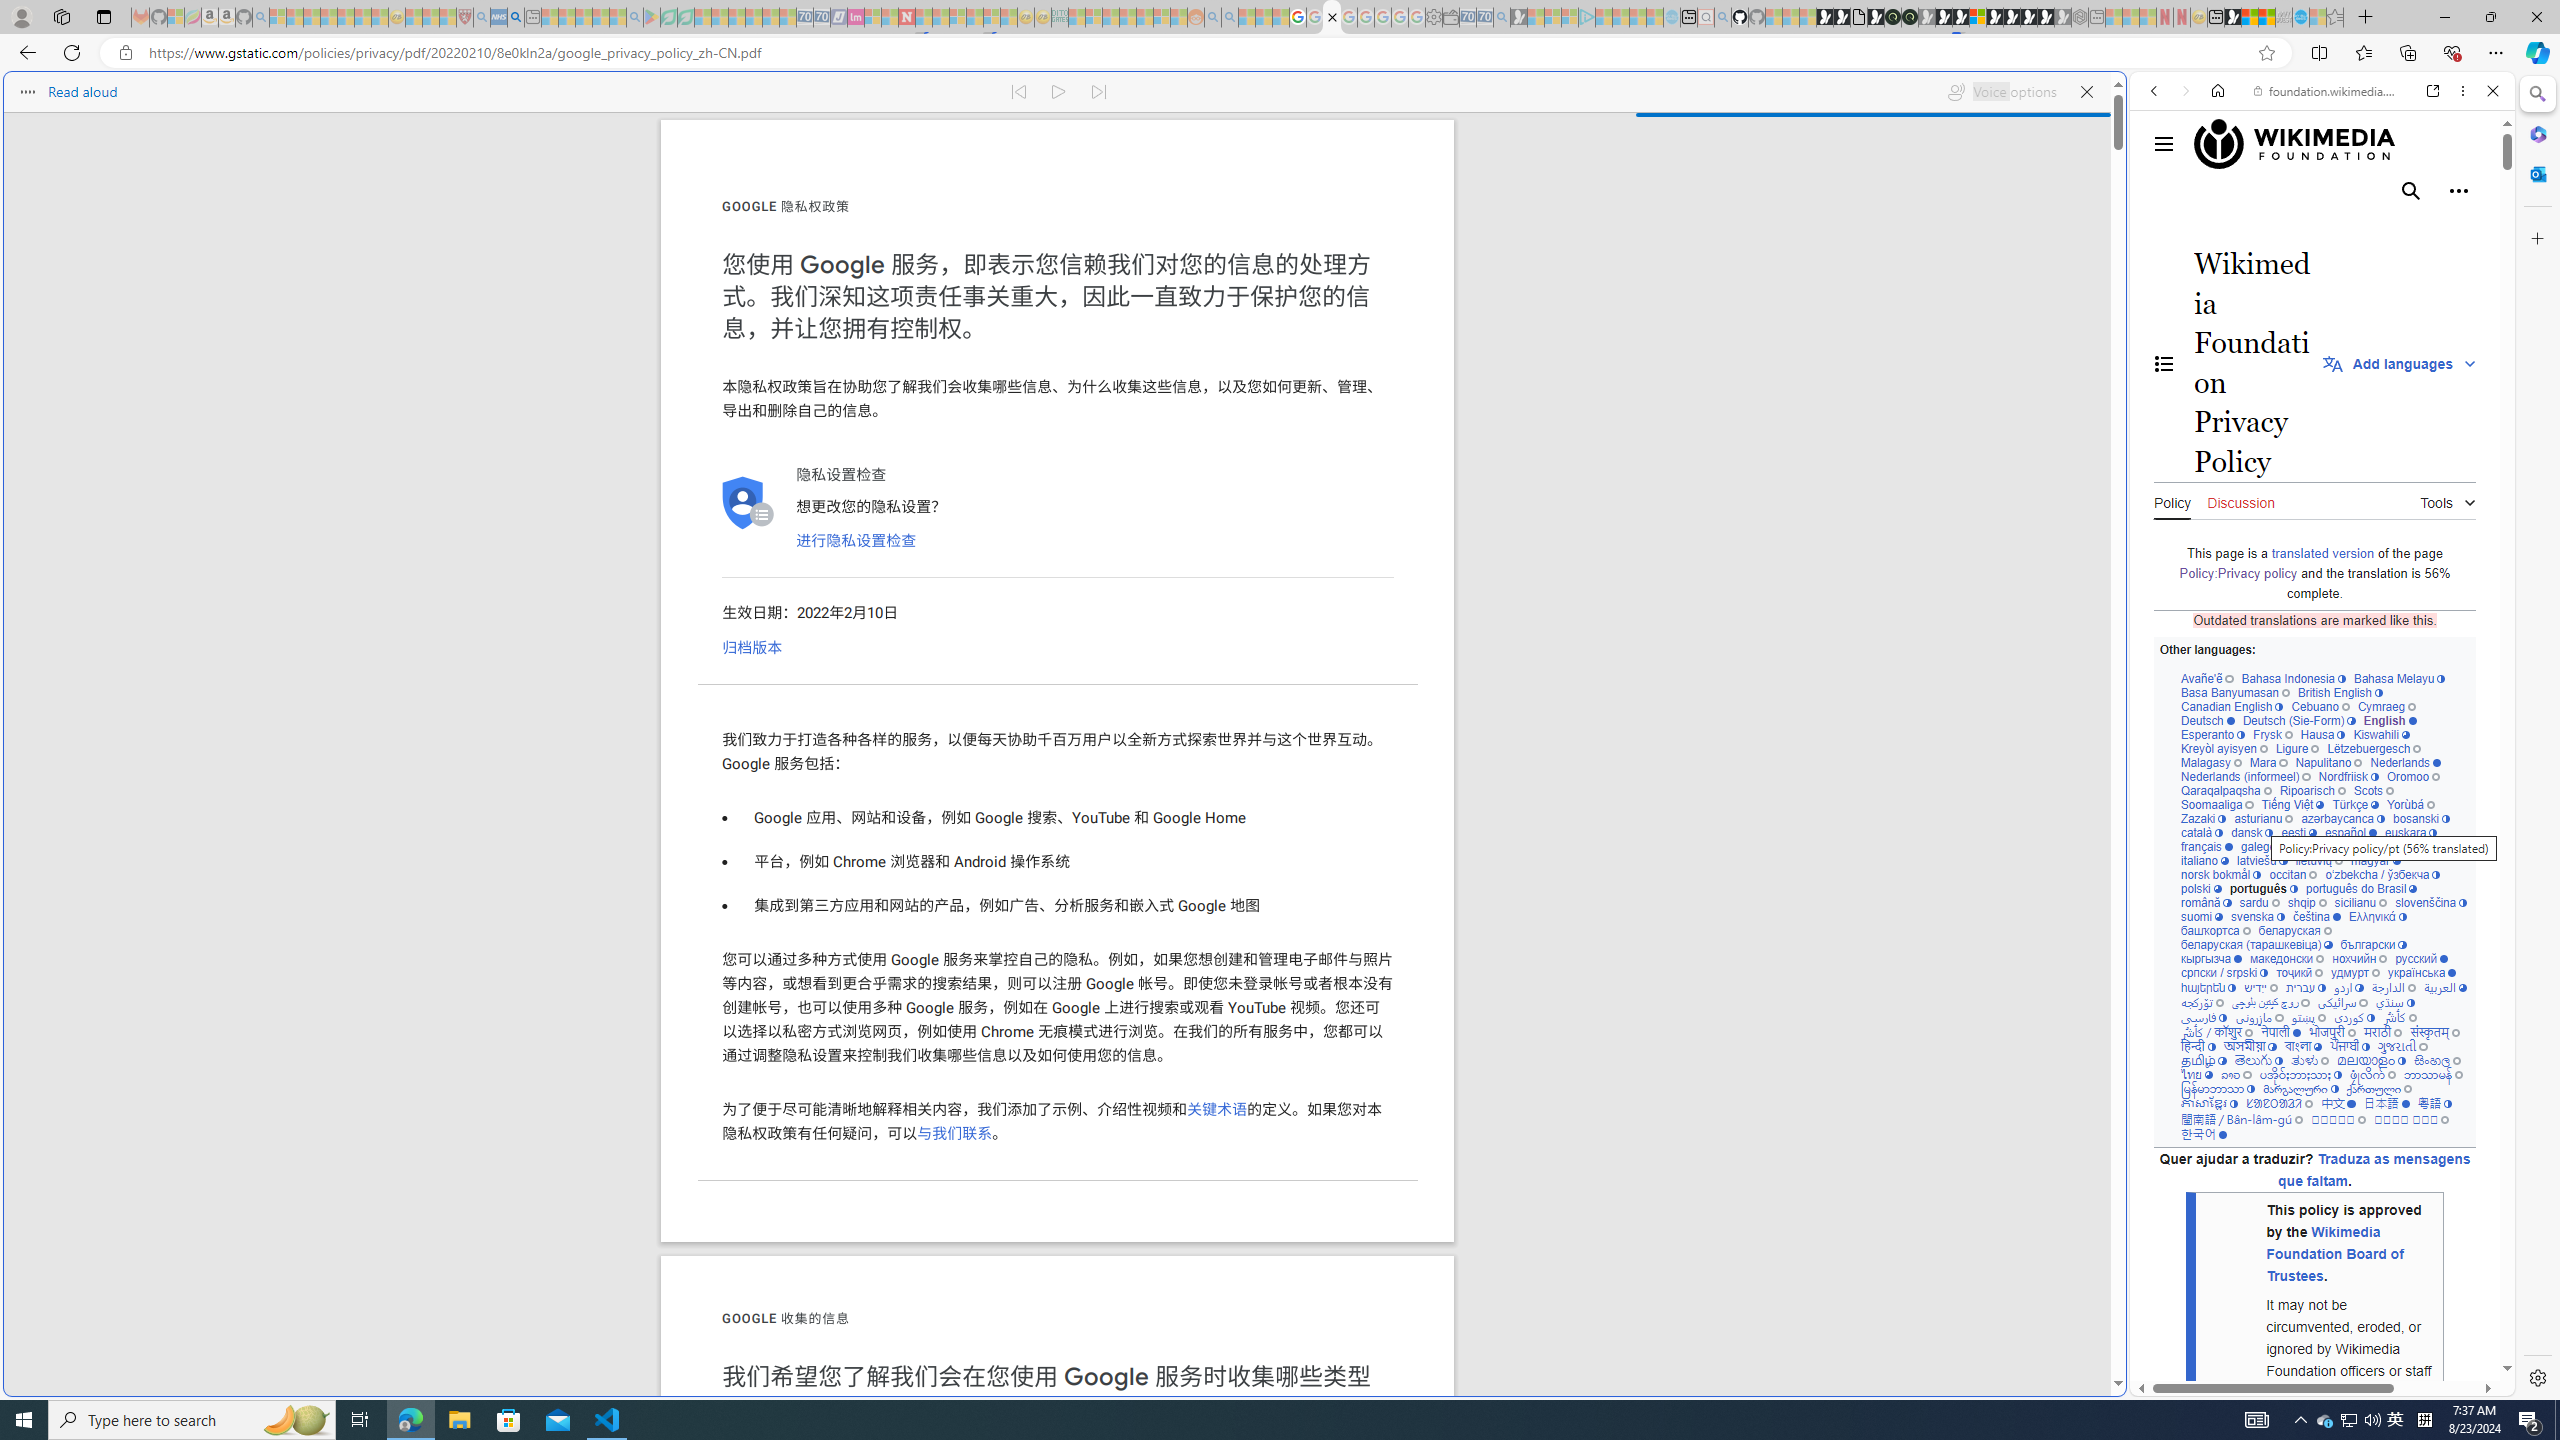 This screenshot has height=1440, width=2560. I want to click on 'Ripoarisch', so click(2311, 789).